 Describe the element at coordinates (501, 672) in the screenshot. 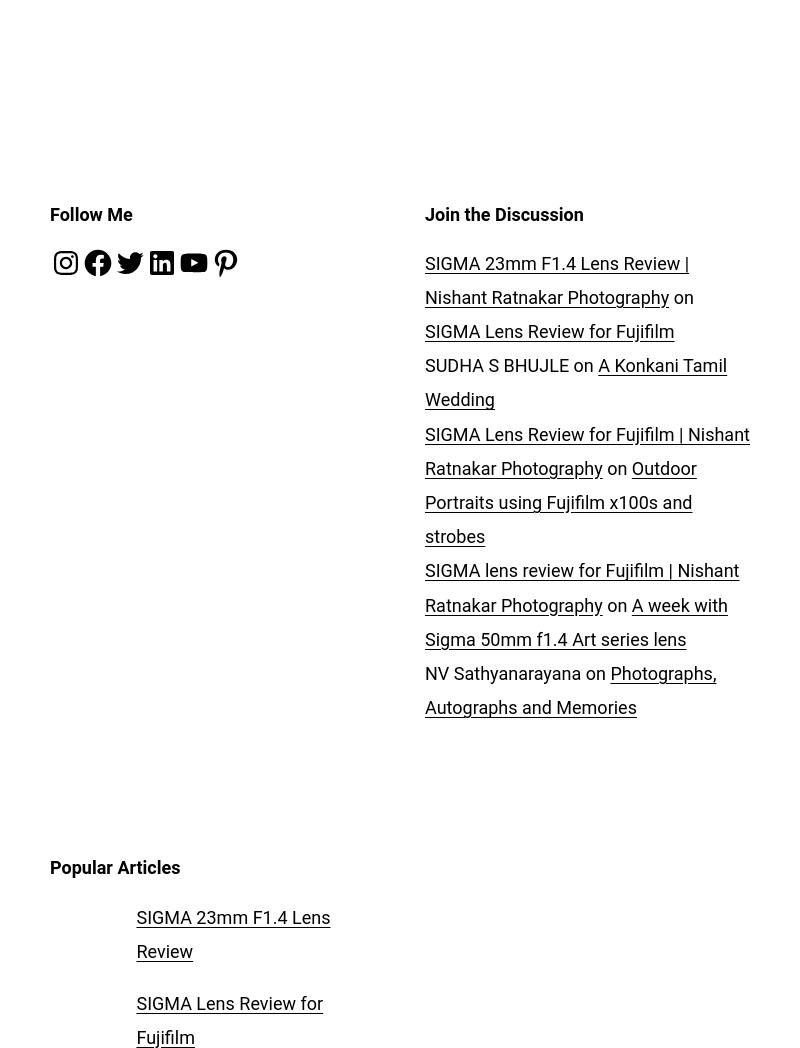

I see `'NV Sathyanarayana'` at that location.